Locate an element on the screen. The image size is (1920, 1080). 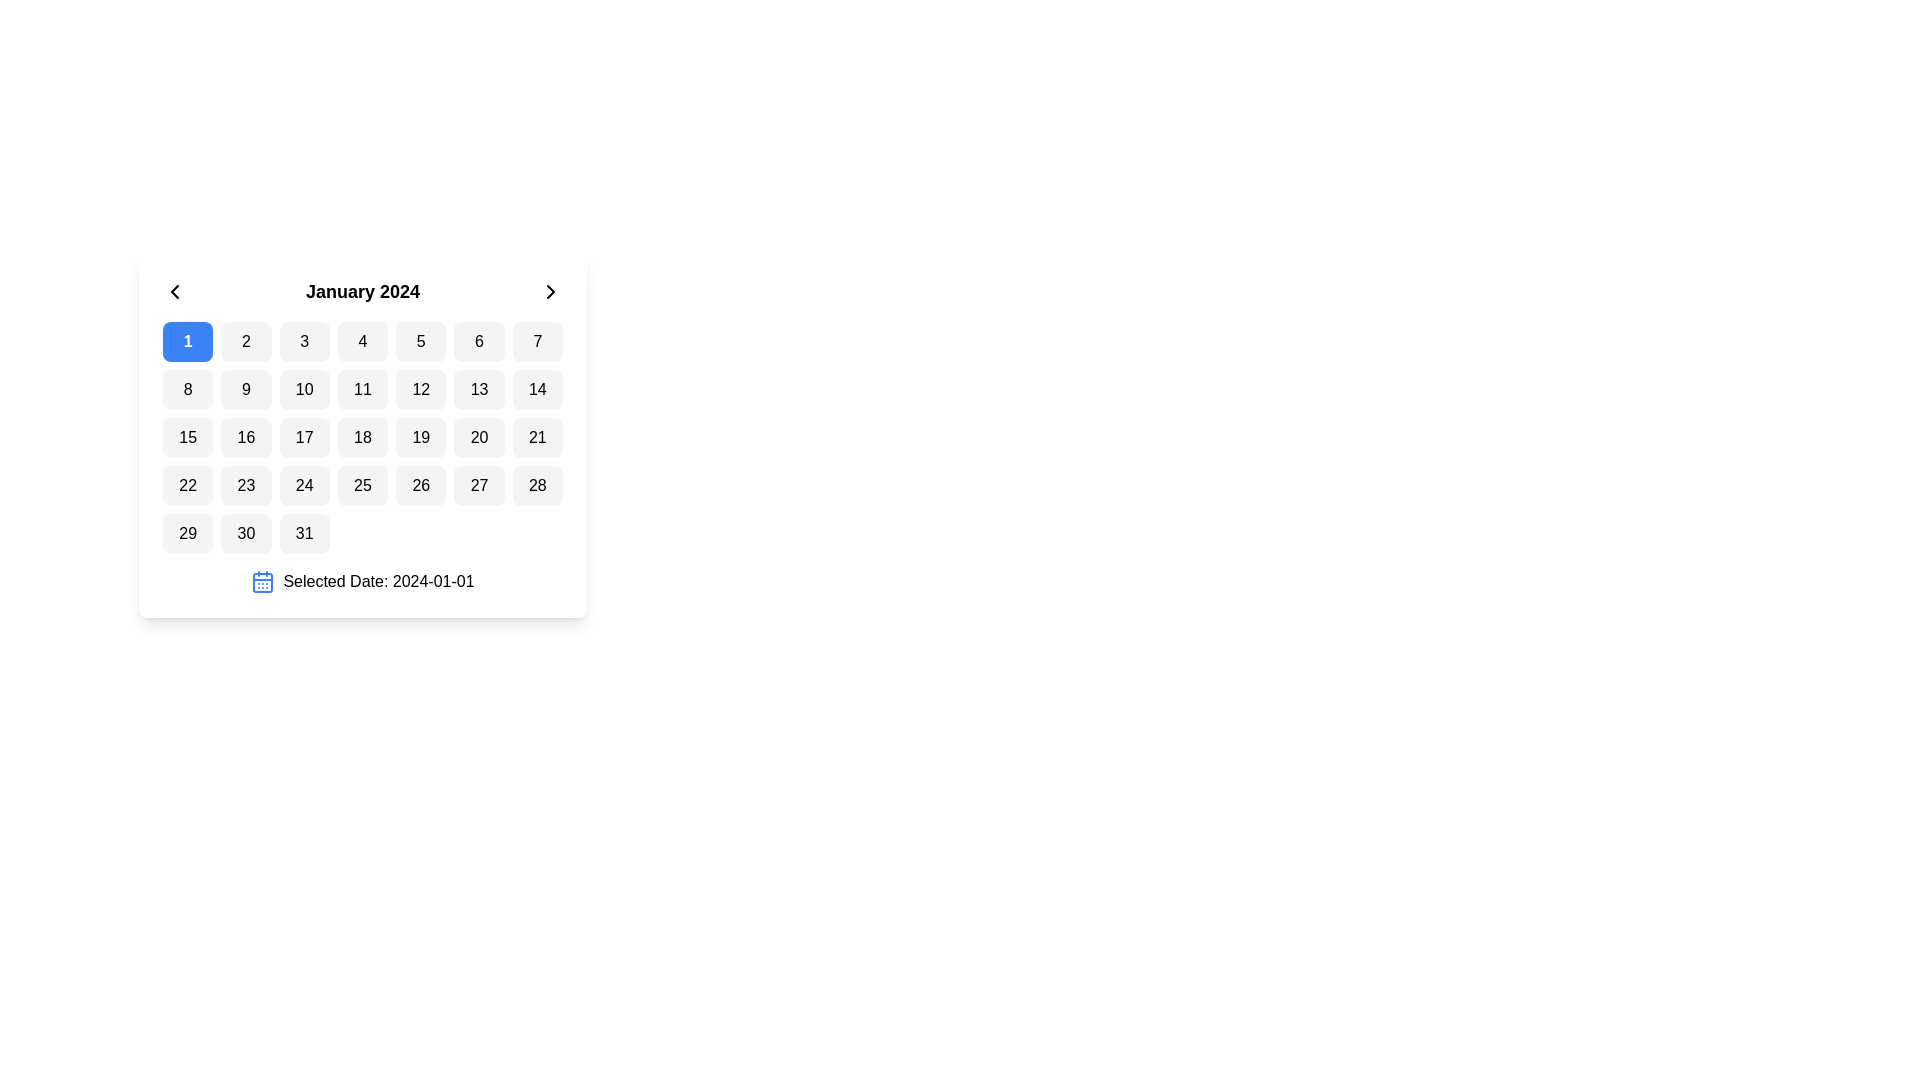
the button labeled '2' in the calendar grid is located at coordinates (245, 341).